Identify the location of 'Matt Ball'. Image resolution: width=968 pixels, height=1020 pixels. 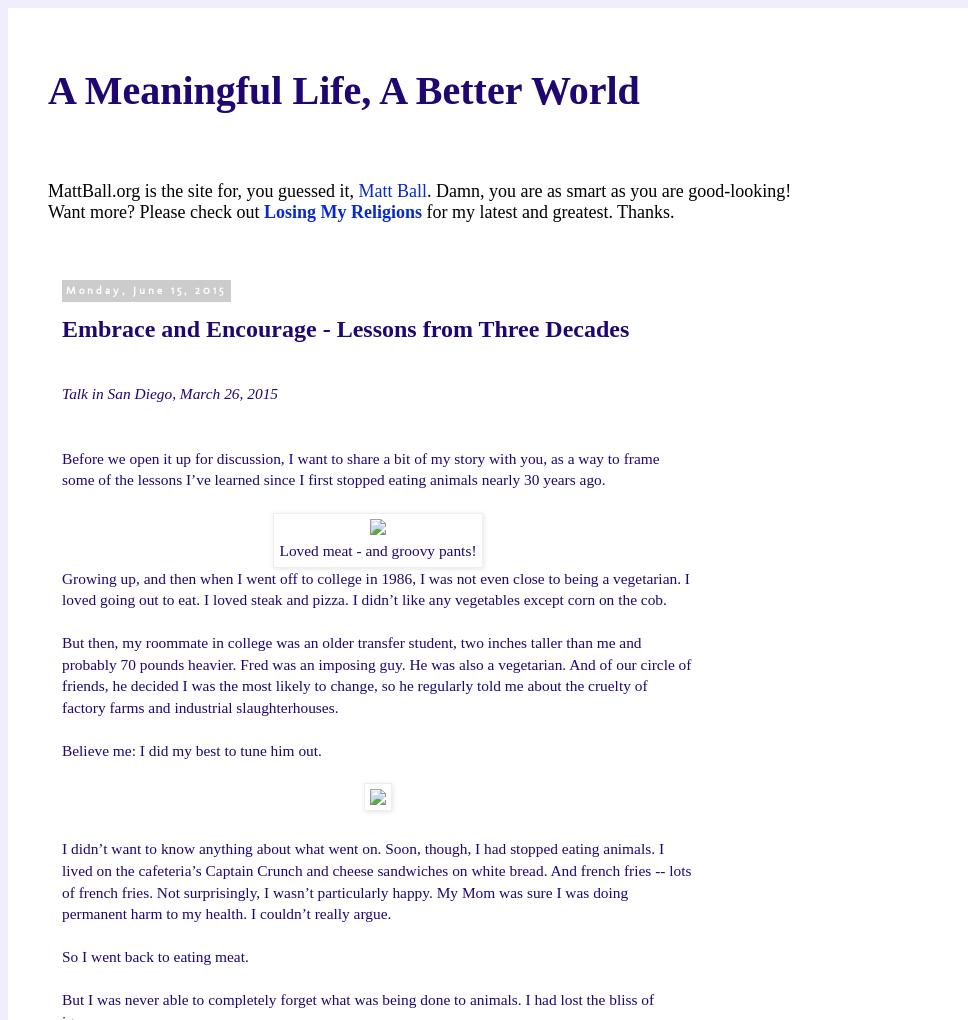
(391, 189).